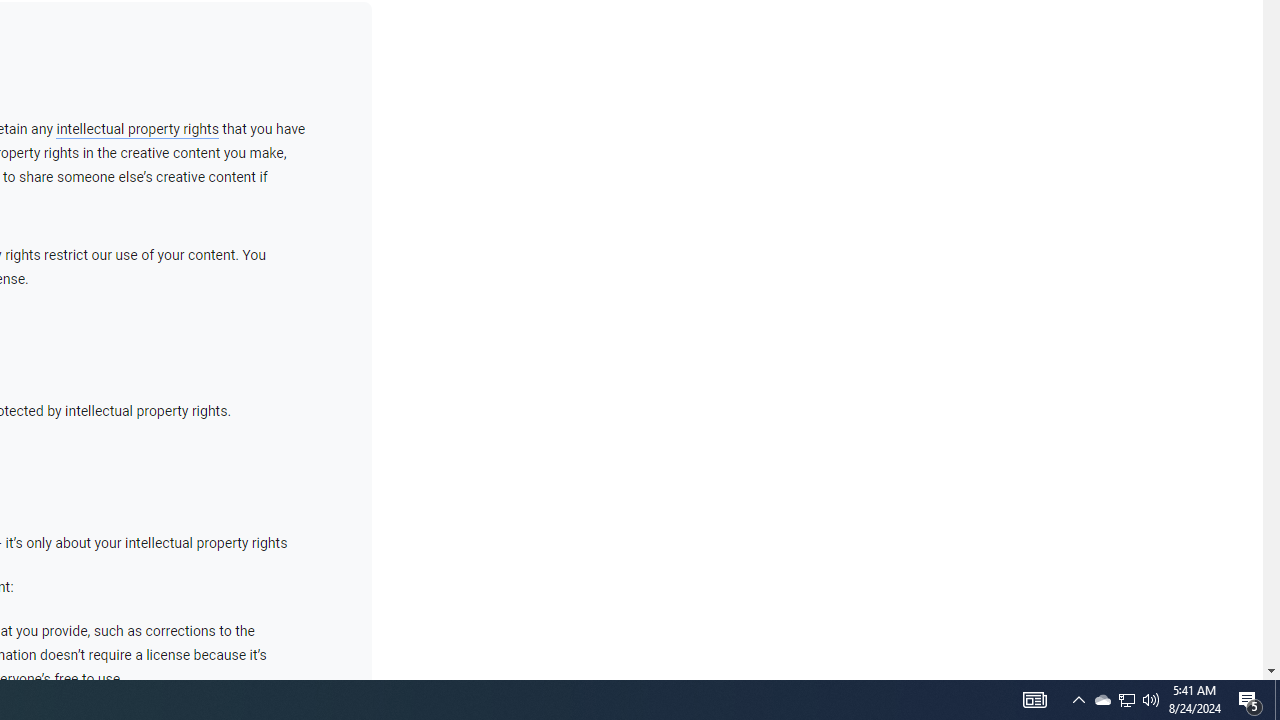  Describe the element at coordinates (136, 129) in the screenshot. I see `'intellectual property rights'` at that location.